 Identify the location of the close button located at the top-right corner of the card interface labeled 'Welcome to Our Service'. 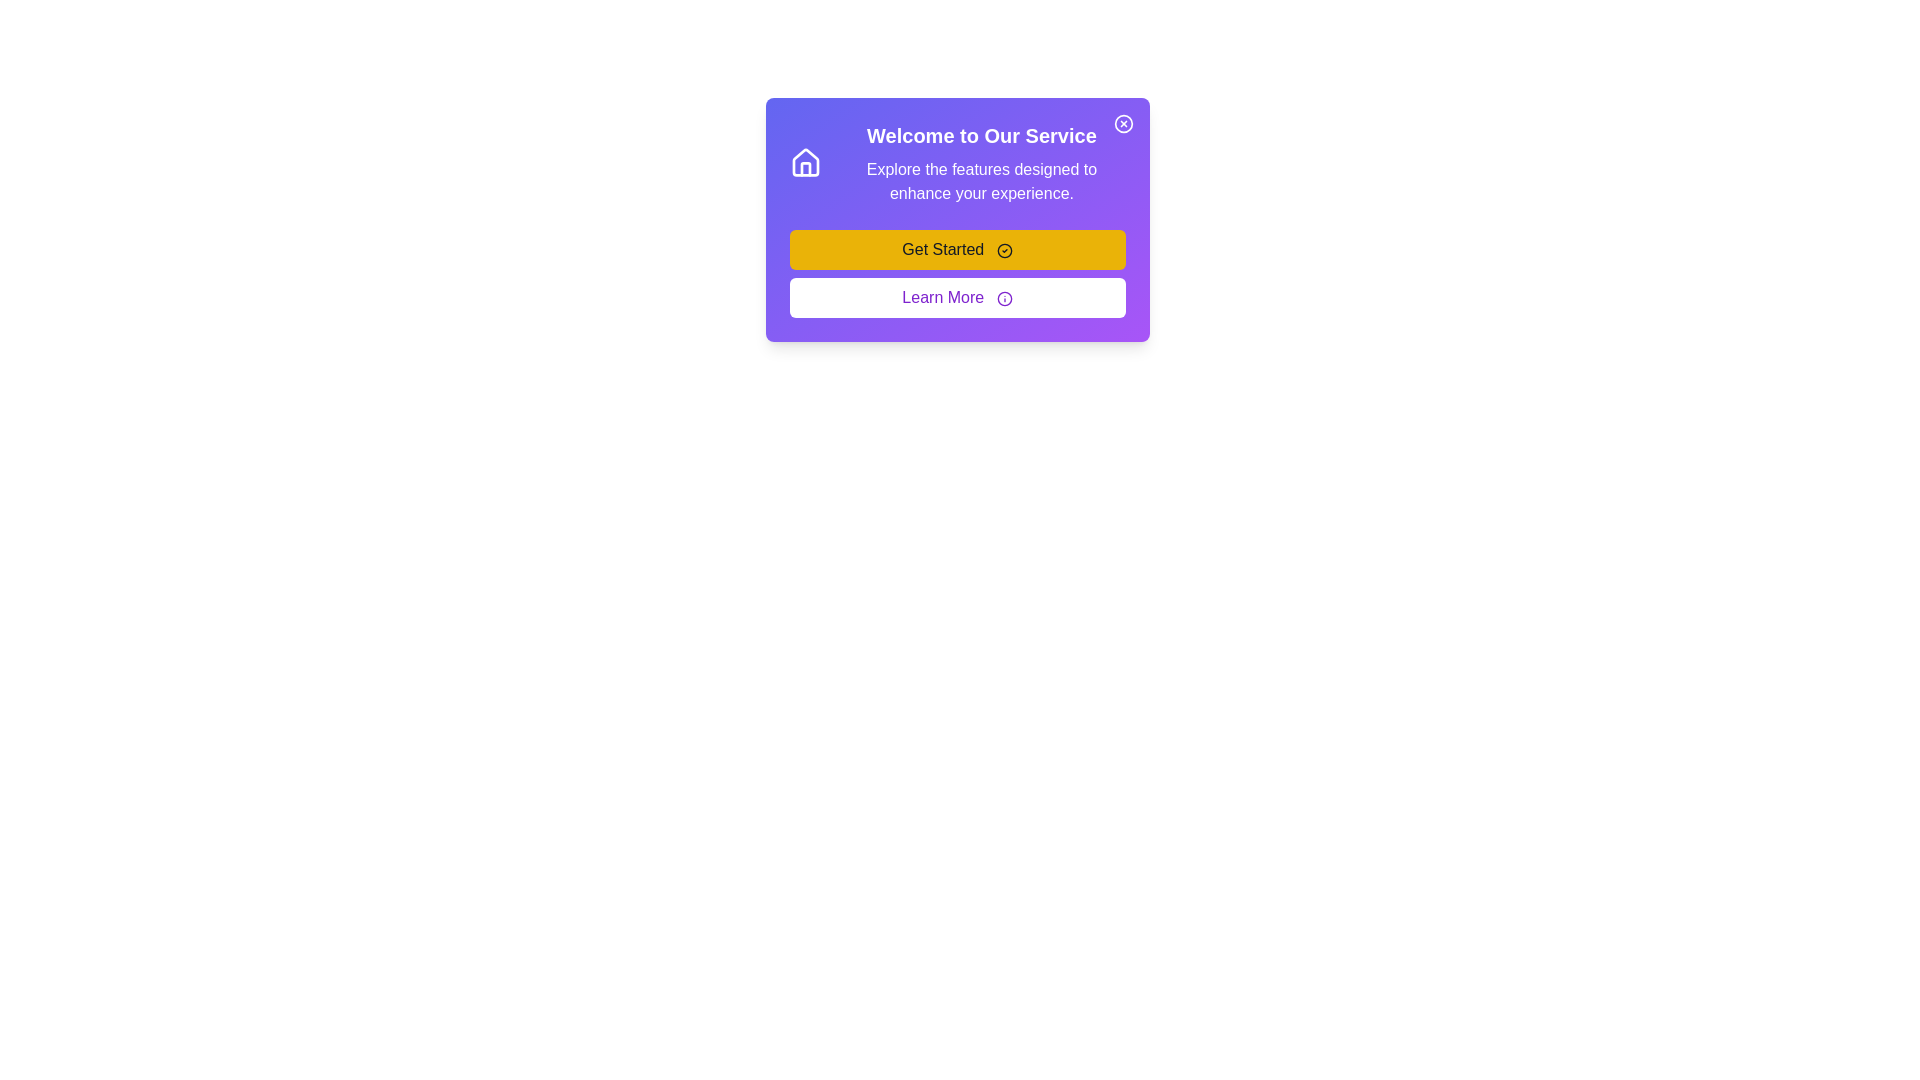
(1123, 123).